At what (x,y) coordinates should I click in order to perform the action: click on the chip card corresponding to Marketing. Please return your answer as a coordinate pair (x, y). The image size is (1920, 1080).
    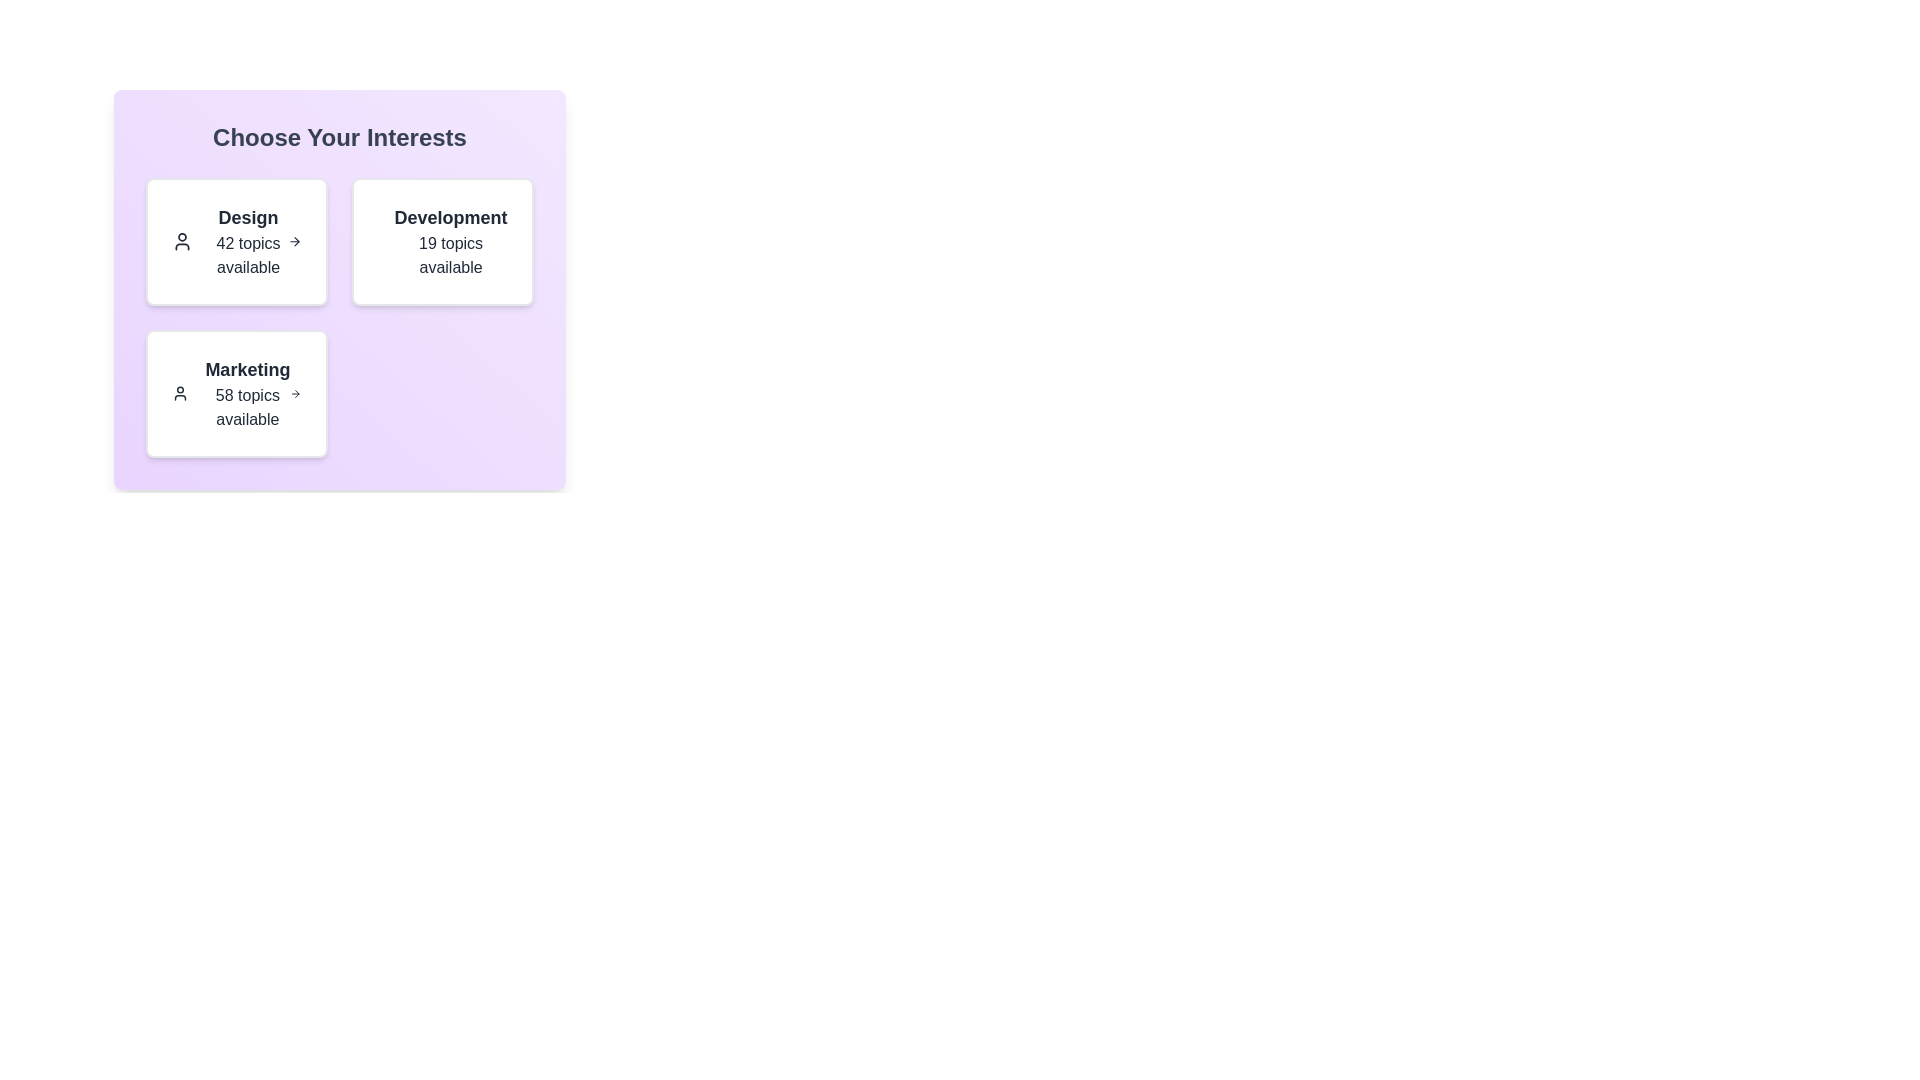
    Looking at the image, I should click on (236, 393).